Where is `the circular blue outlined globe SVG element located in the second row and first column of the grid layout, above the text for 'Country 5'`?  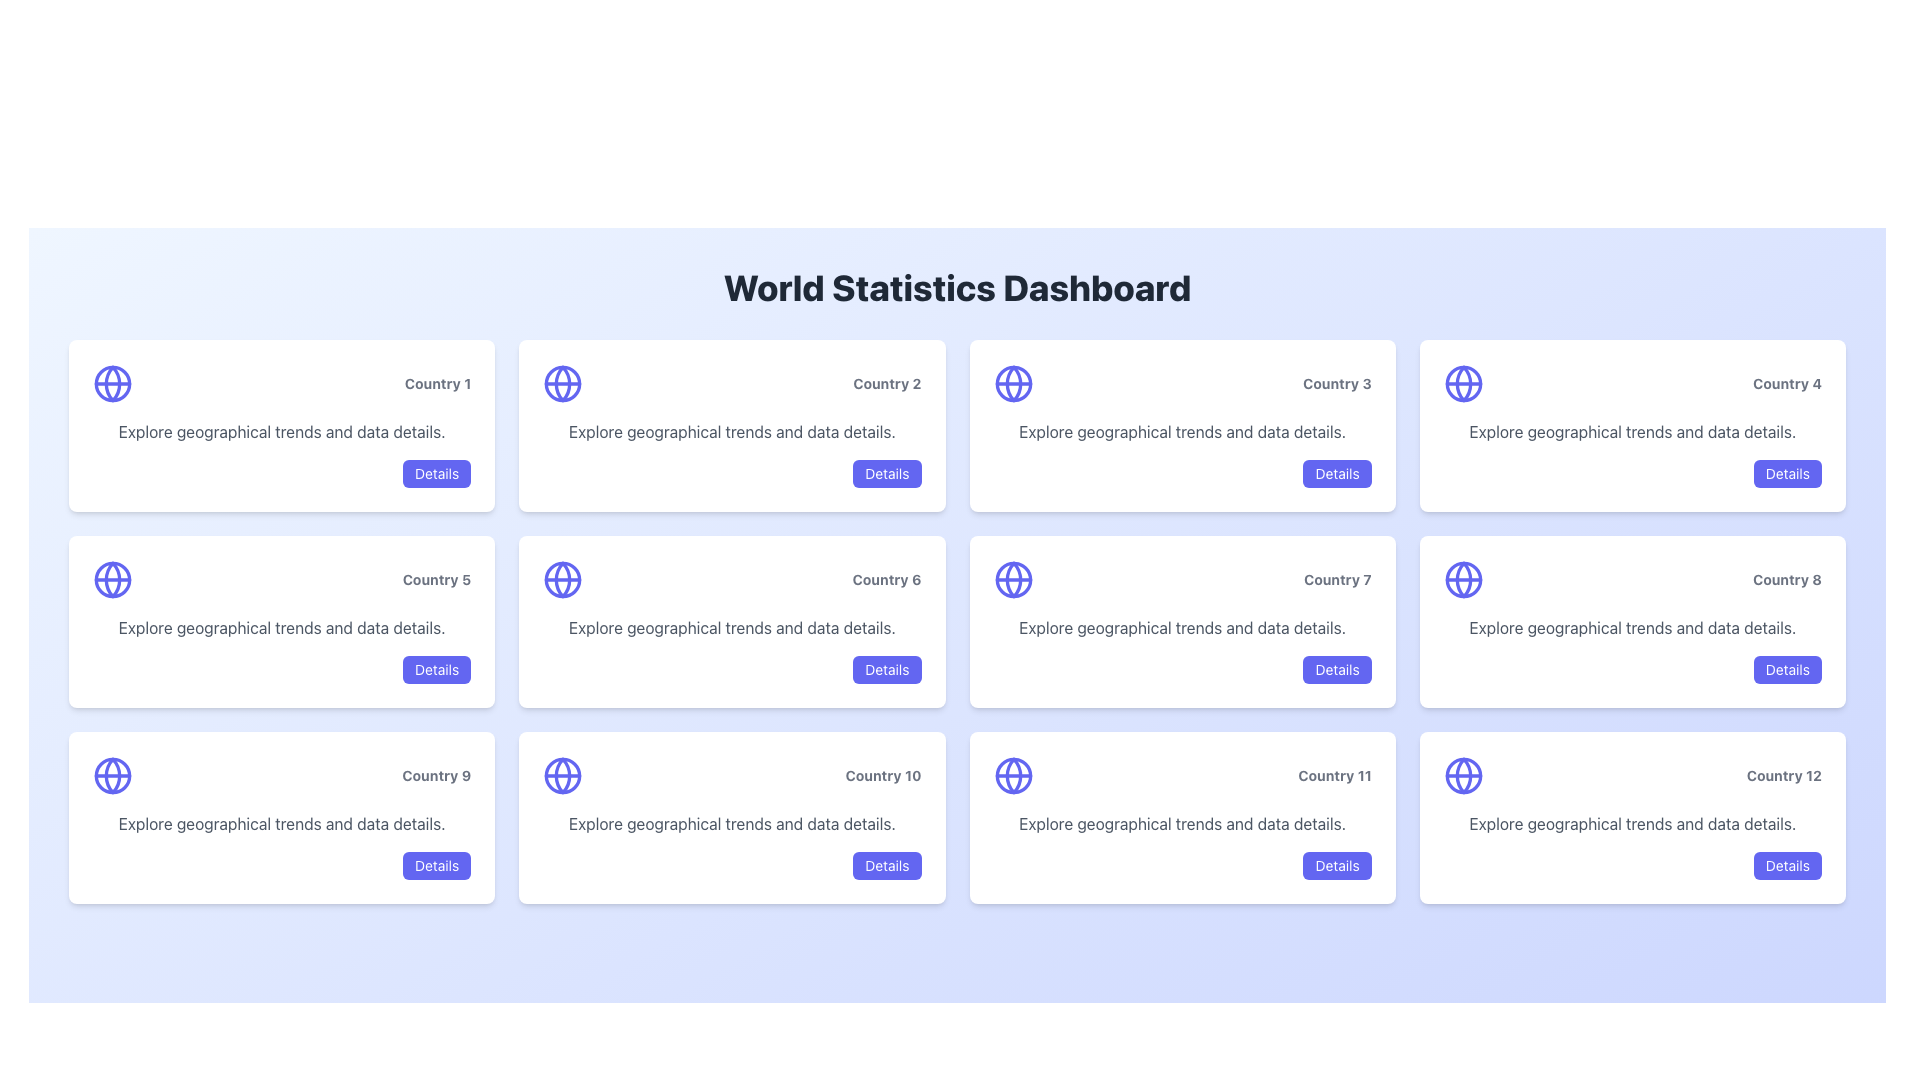 the circular blue outlined globe SVG element located in the second row and first column of the grid layout, above the text for 'Country 5' is located at coordinates (112, 579).